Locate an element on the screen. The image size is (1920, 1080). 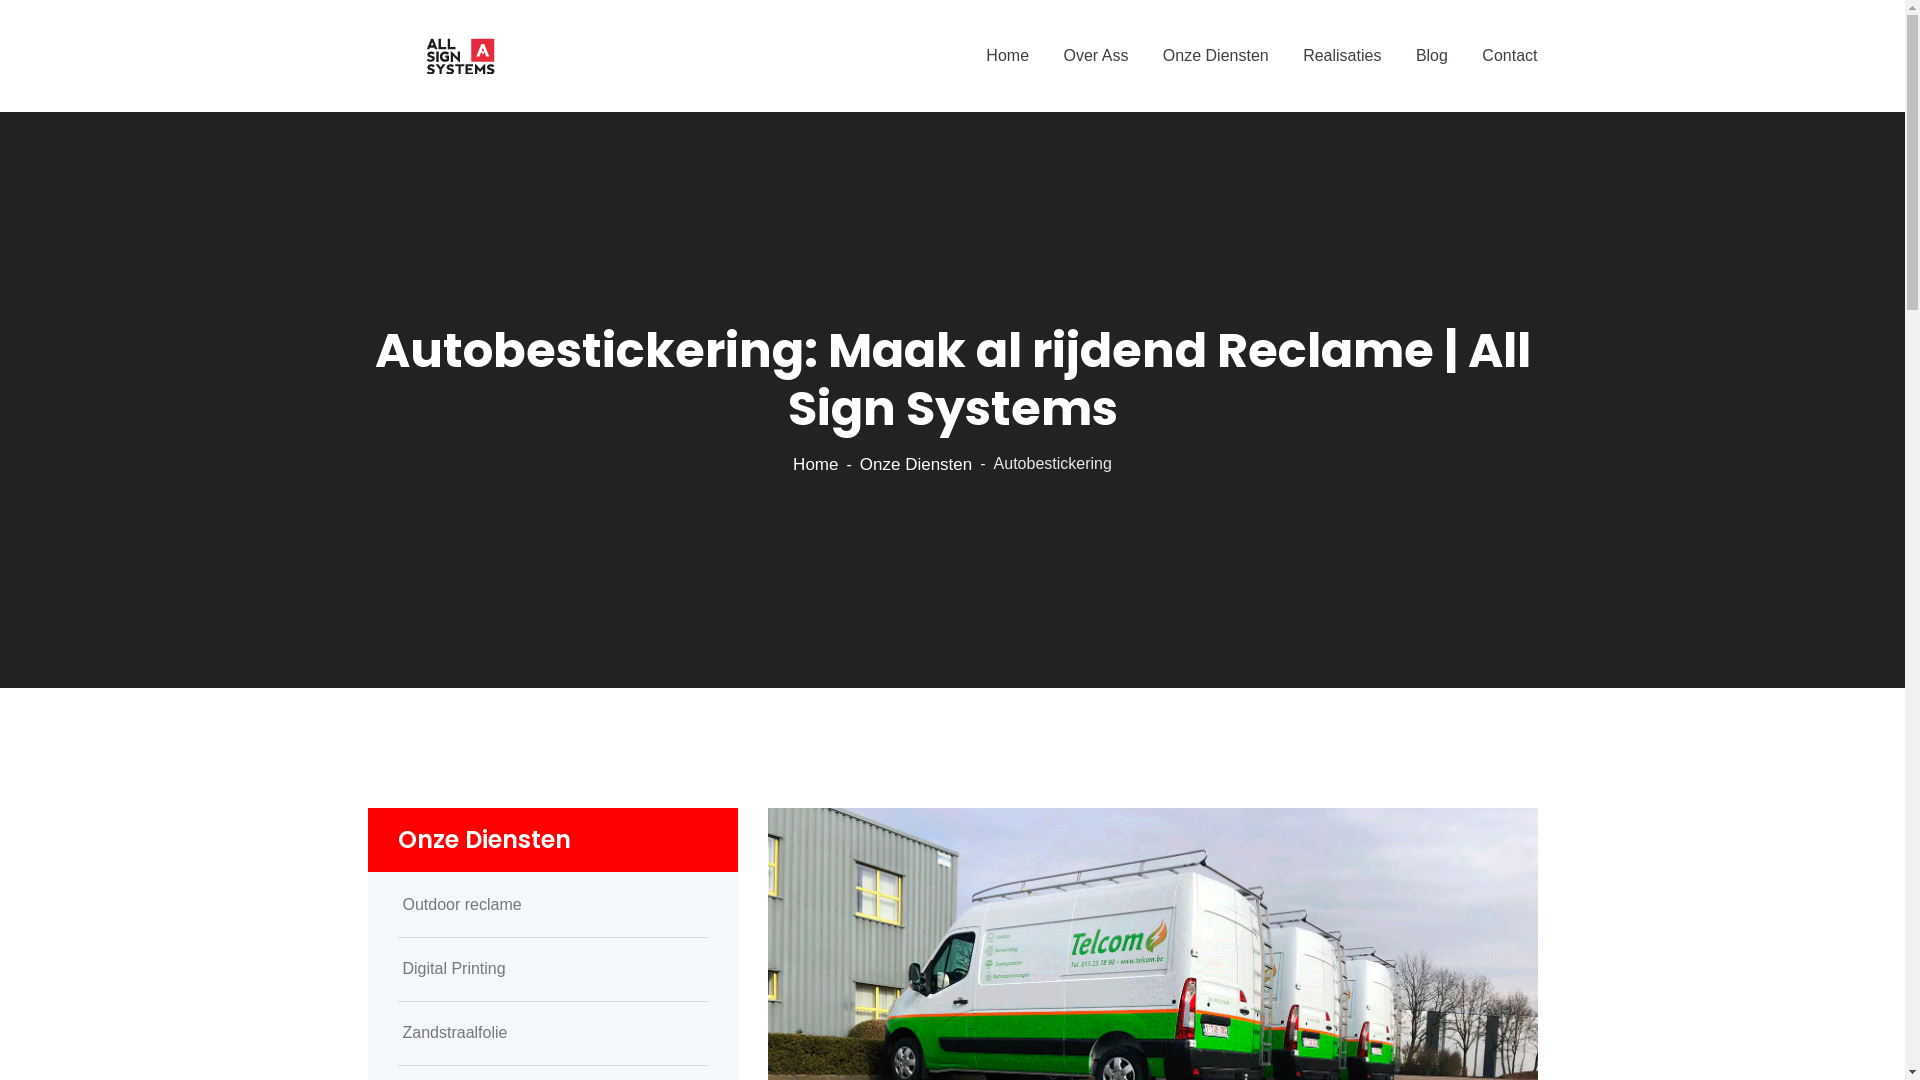
'Outdoor reclame' is located at coordinates (552, 905).